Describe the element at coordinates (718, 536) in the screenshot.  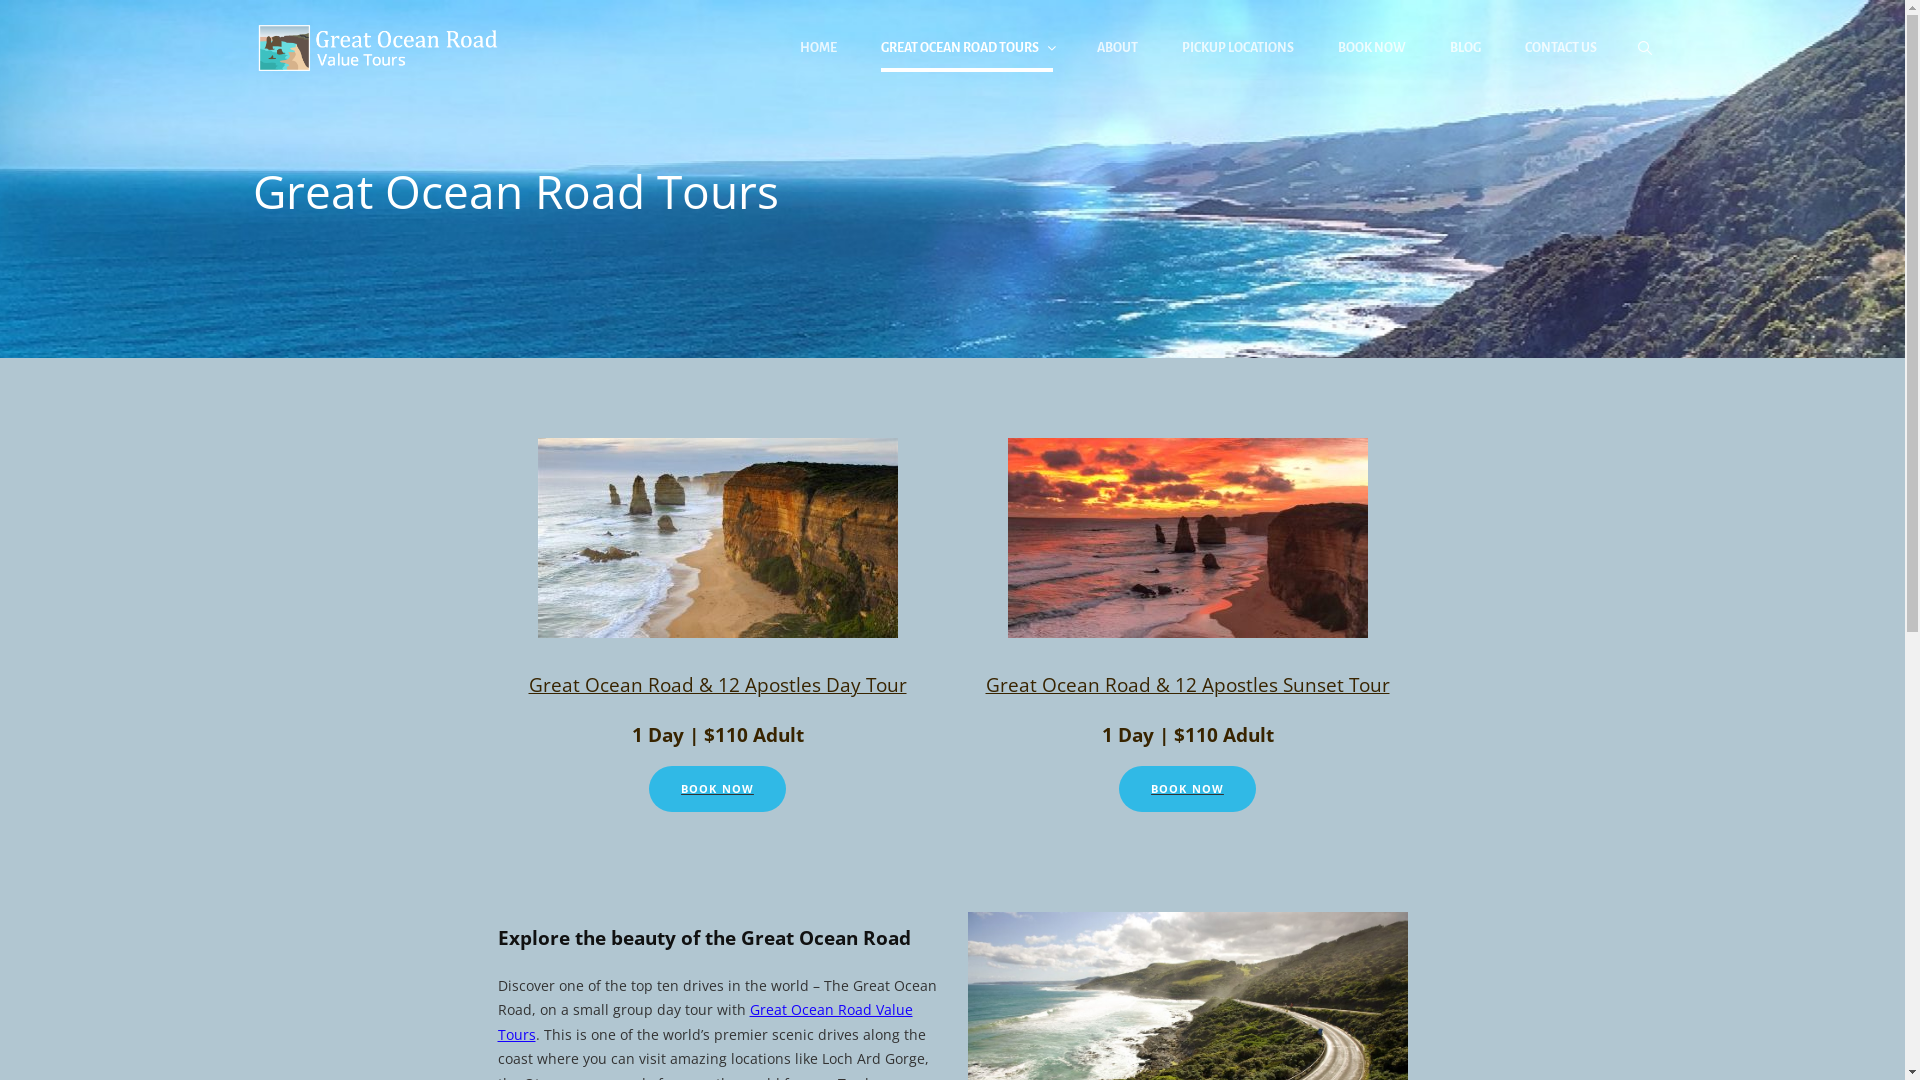
I see `'Twelve_Apostles'` at that location.